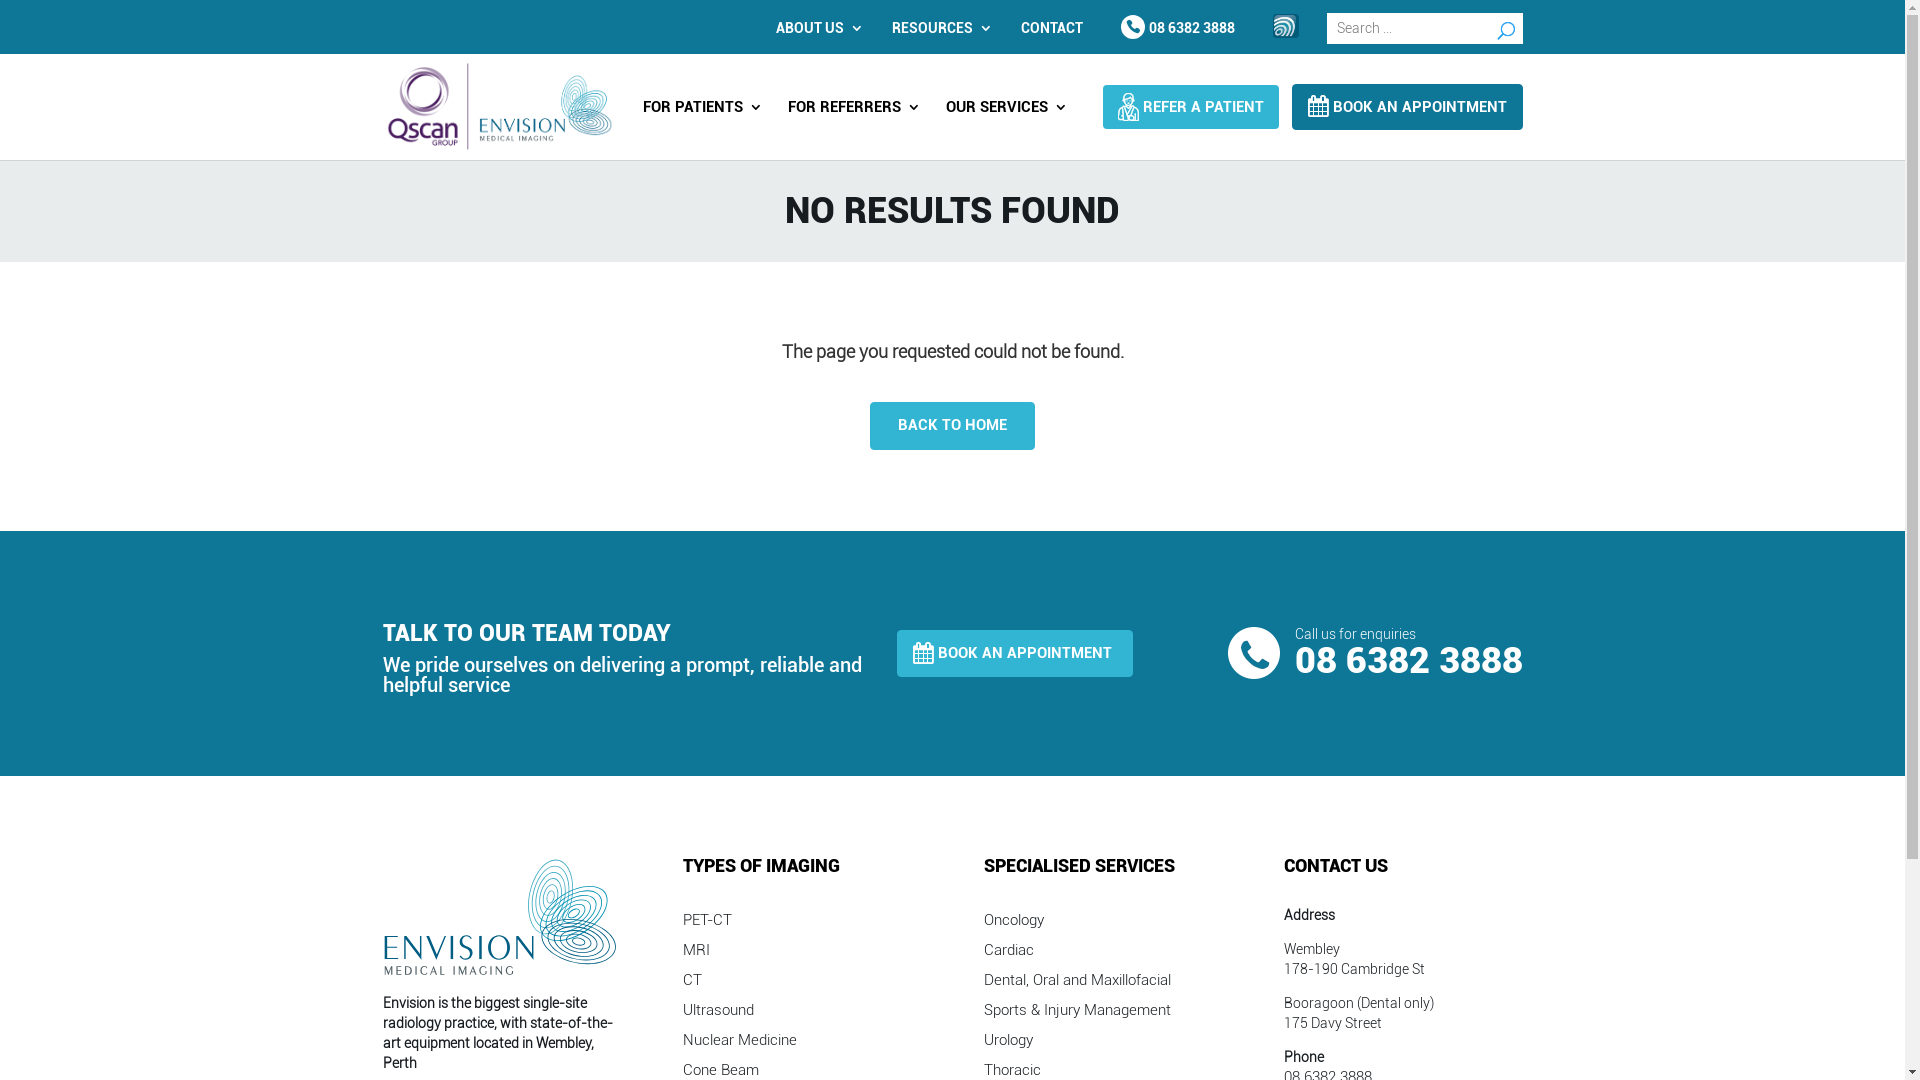 The image size is (1920, 1080). What do you see at coordinates (1405, 107) in the screenshot?
I see `'BOOK AN APPOINTMENT'` at bounding box center [1405, 107].